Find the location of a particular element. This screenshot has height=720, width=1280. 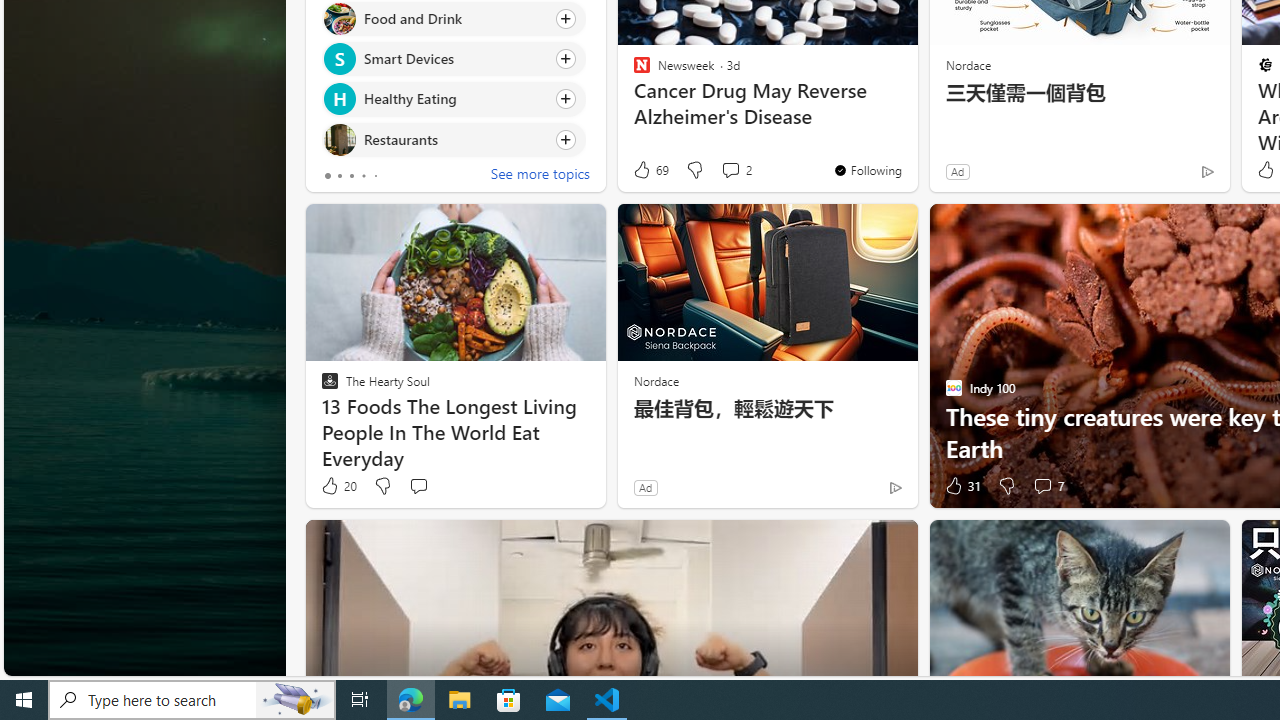

'tab-2' is located at coordinates (352, 175).